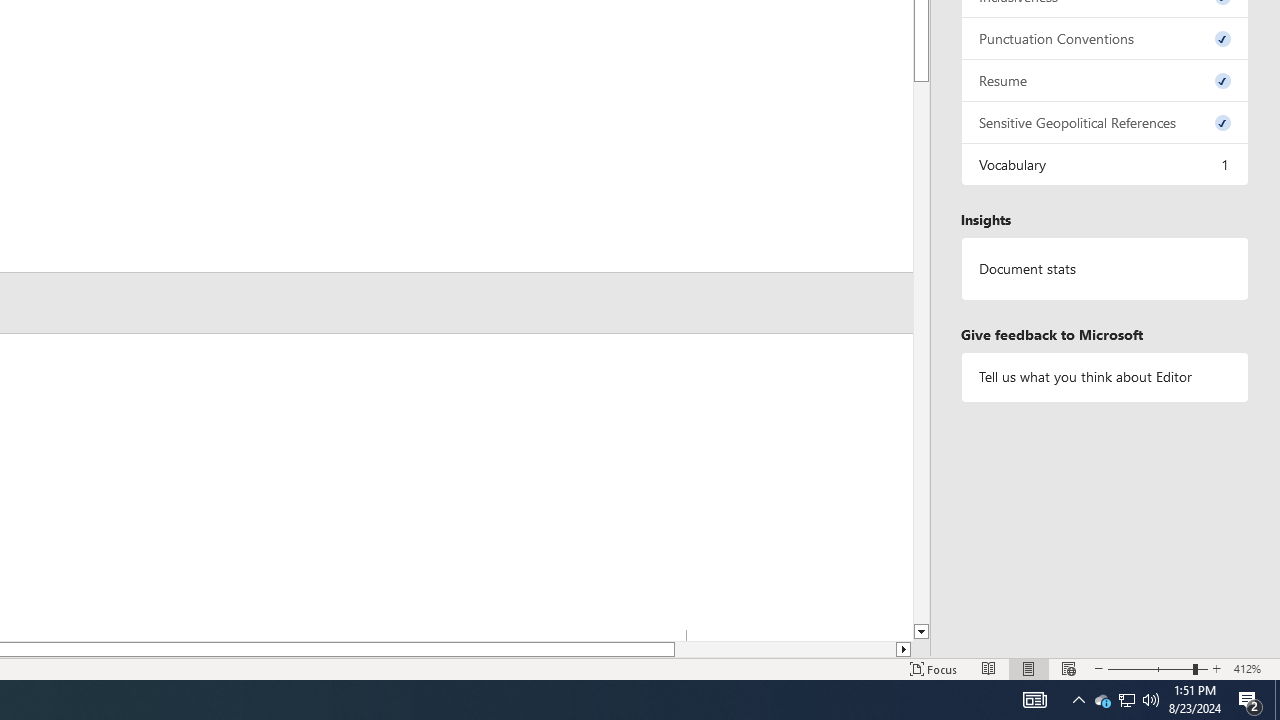 This screenshot has width=1280, height=720. I want to click on 'Column right', so click(903, 649).